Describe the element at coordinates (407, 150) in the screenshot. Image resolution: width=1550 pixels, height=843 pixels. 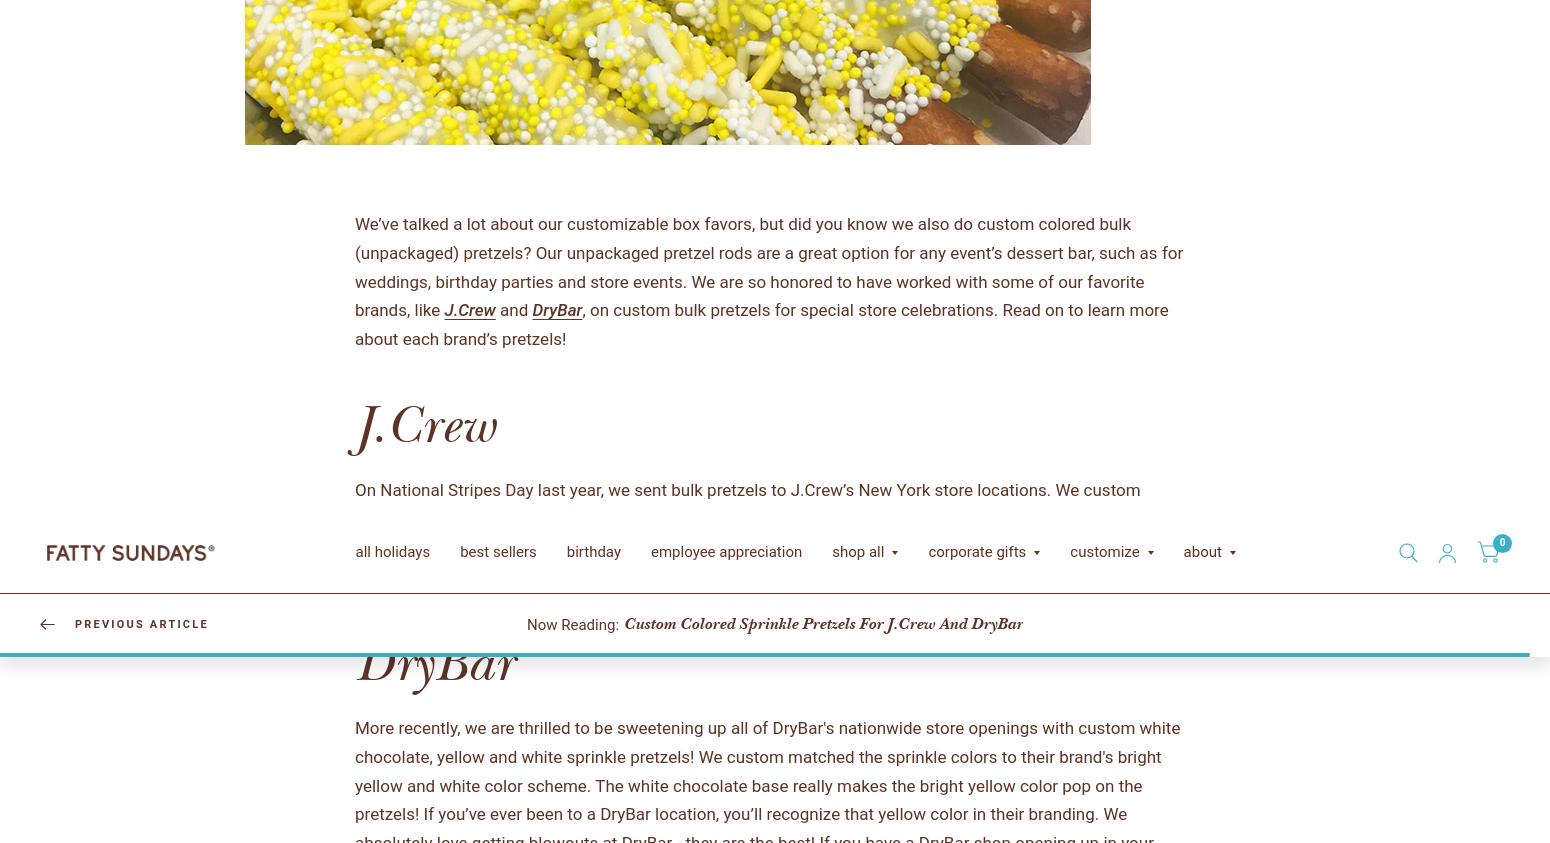
I see `'GET STARTED'` at that location.